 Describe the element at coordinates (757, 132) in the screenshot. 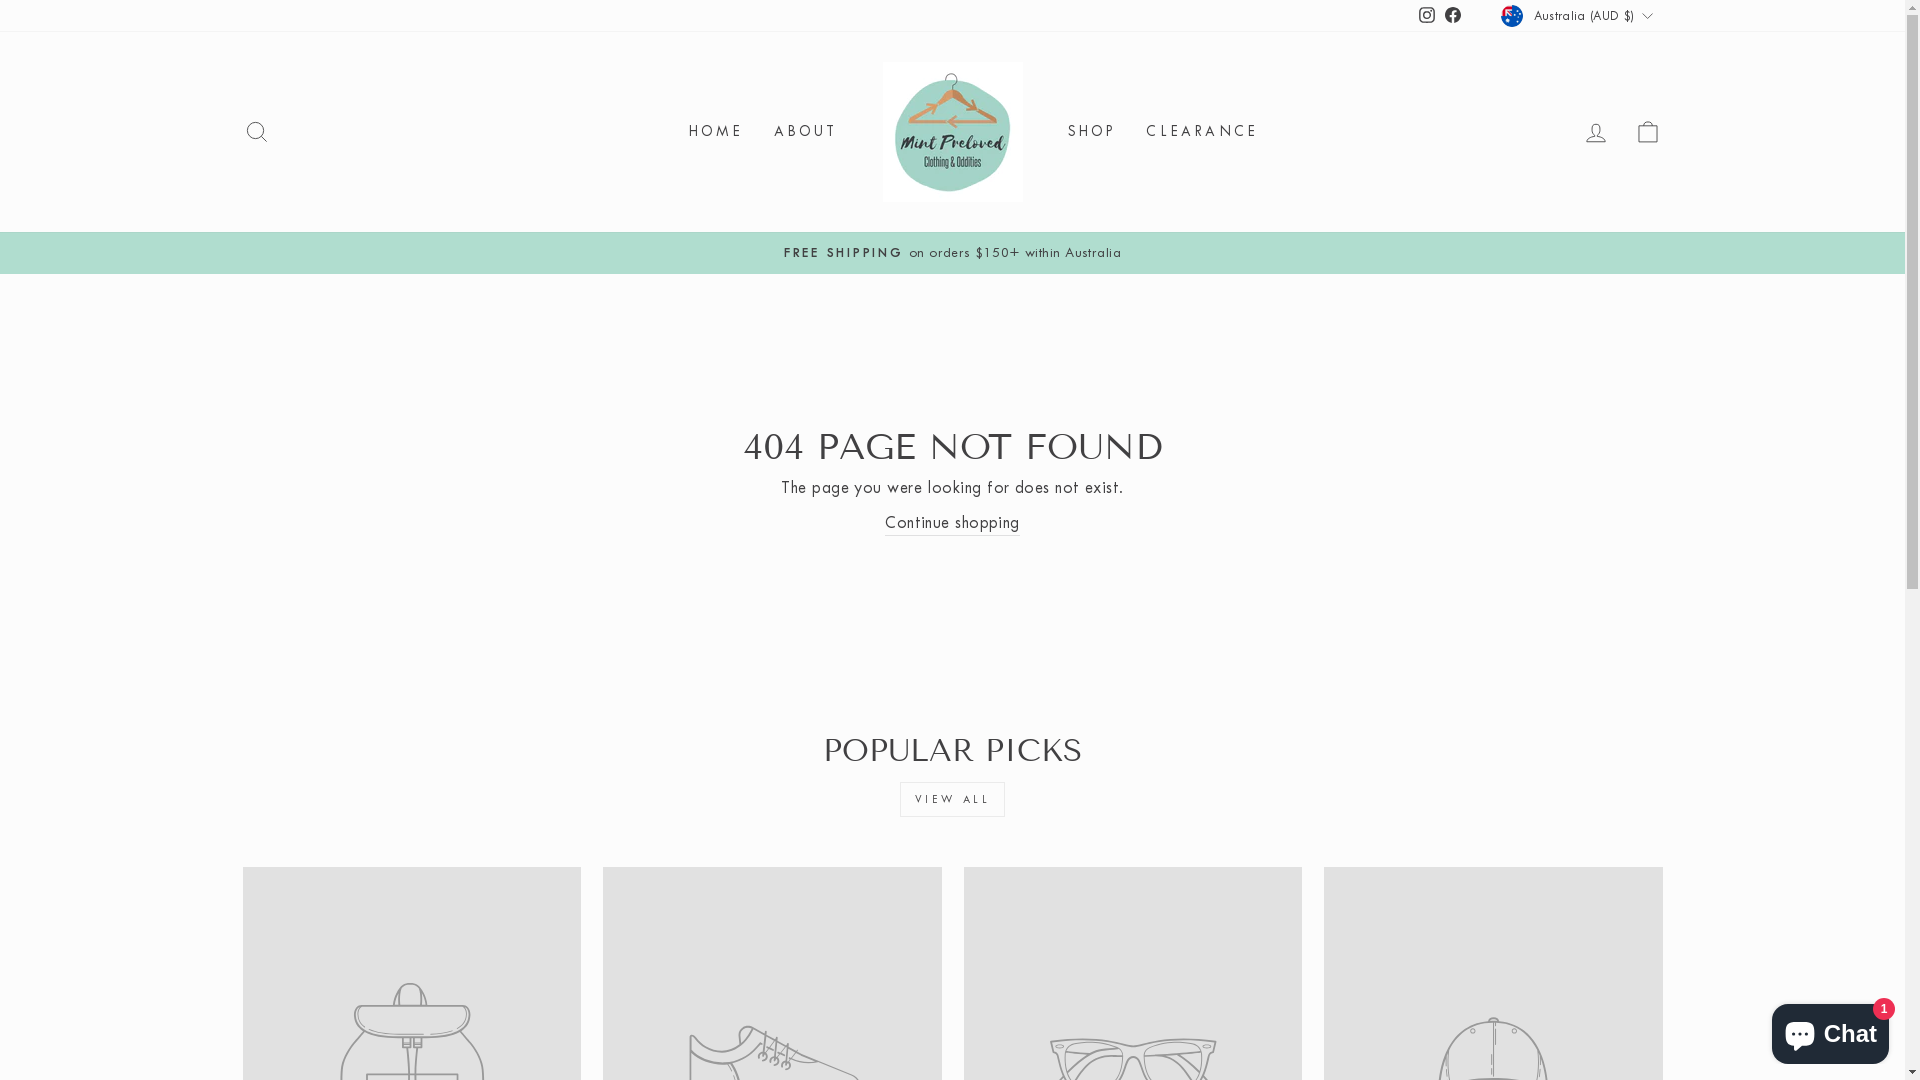

I see `'ABOUT'` at that location.